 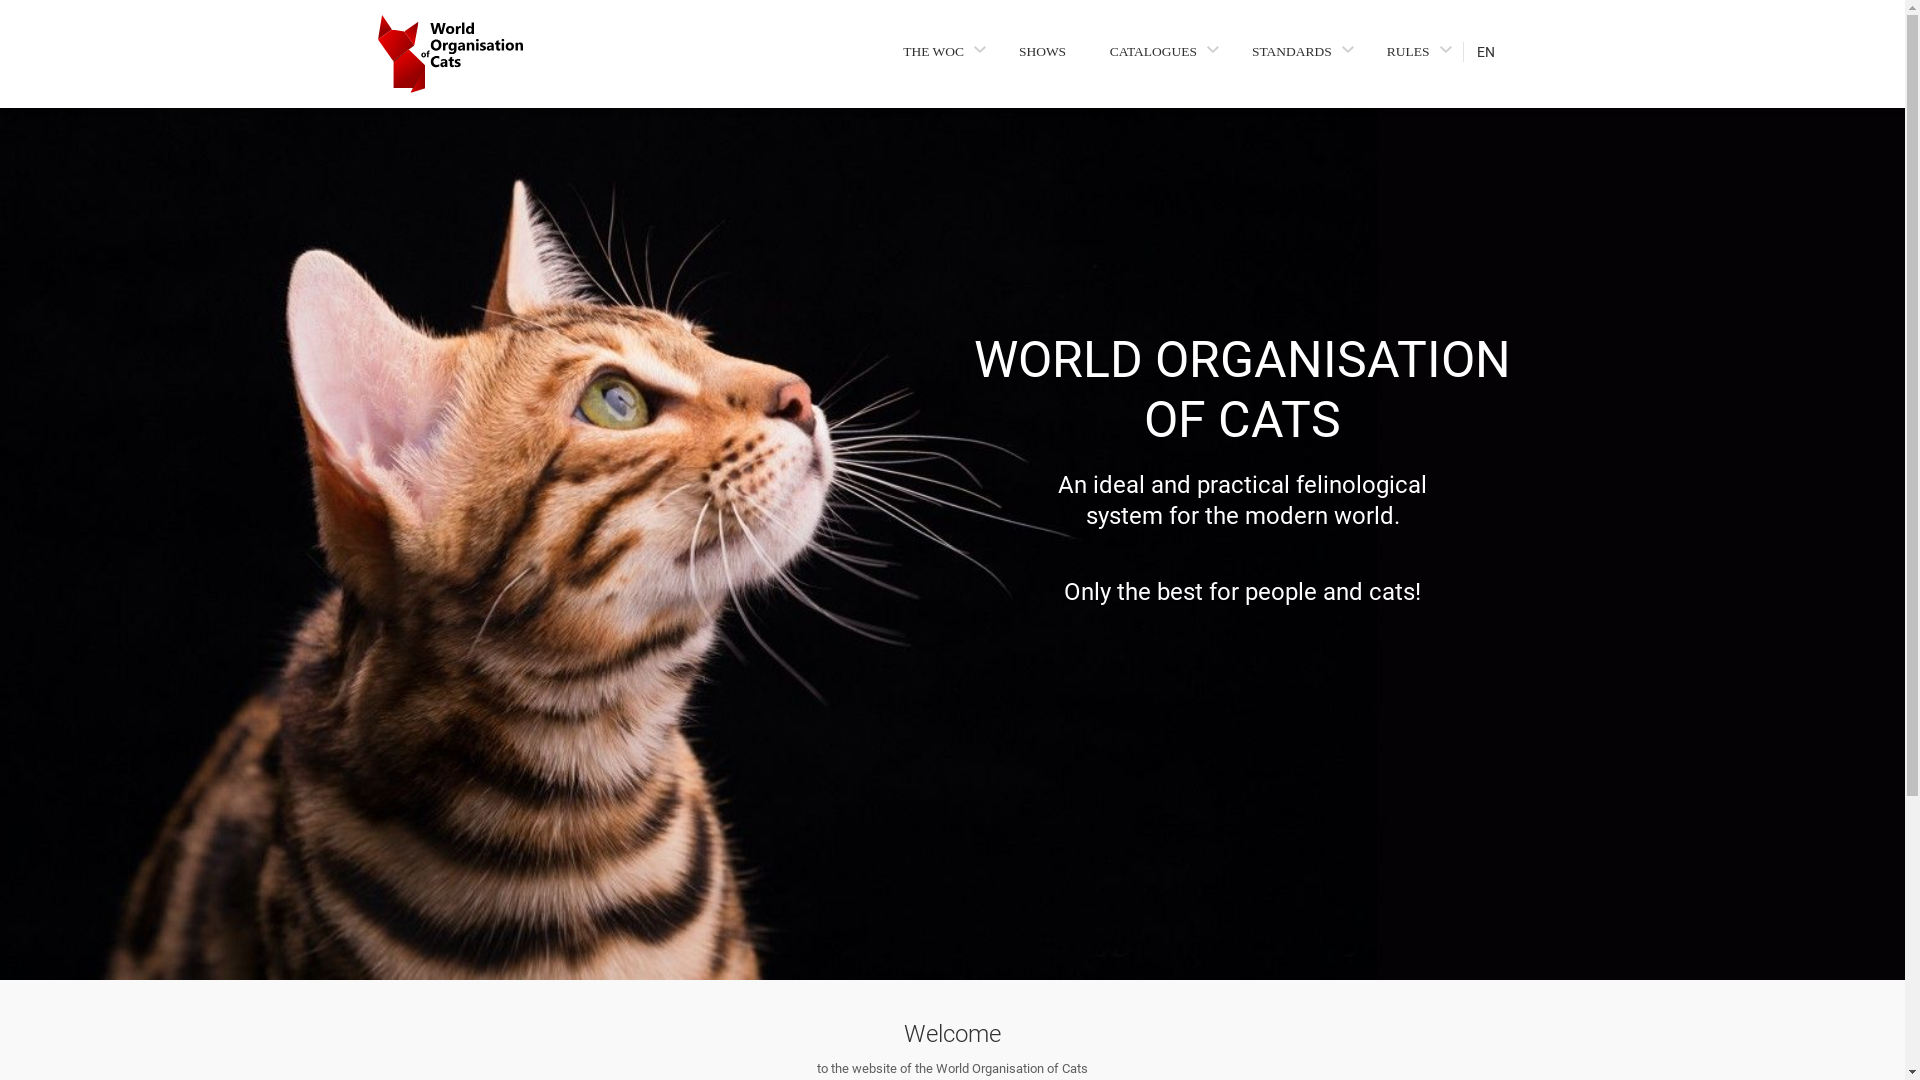 What do you see at coordinates (938, 50) in the screenshot?
I see `'THE WOC'` at bounding box center [938, 50].